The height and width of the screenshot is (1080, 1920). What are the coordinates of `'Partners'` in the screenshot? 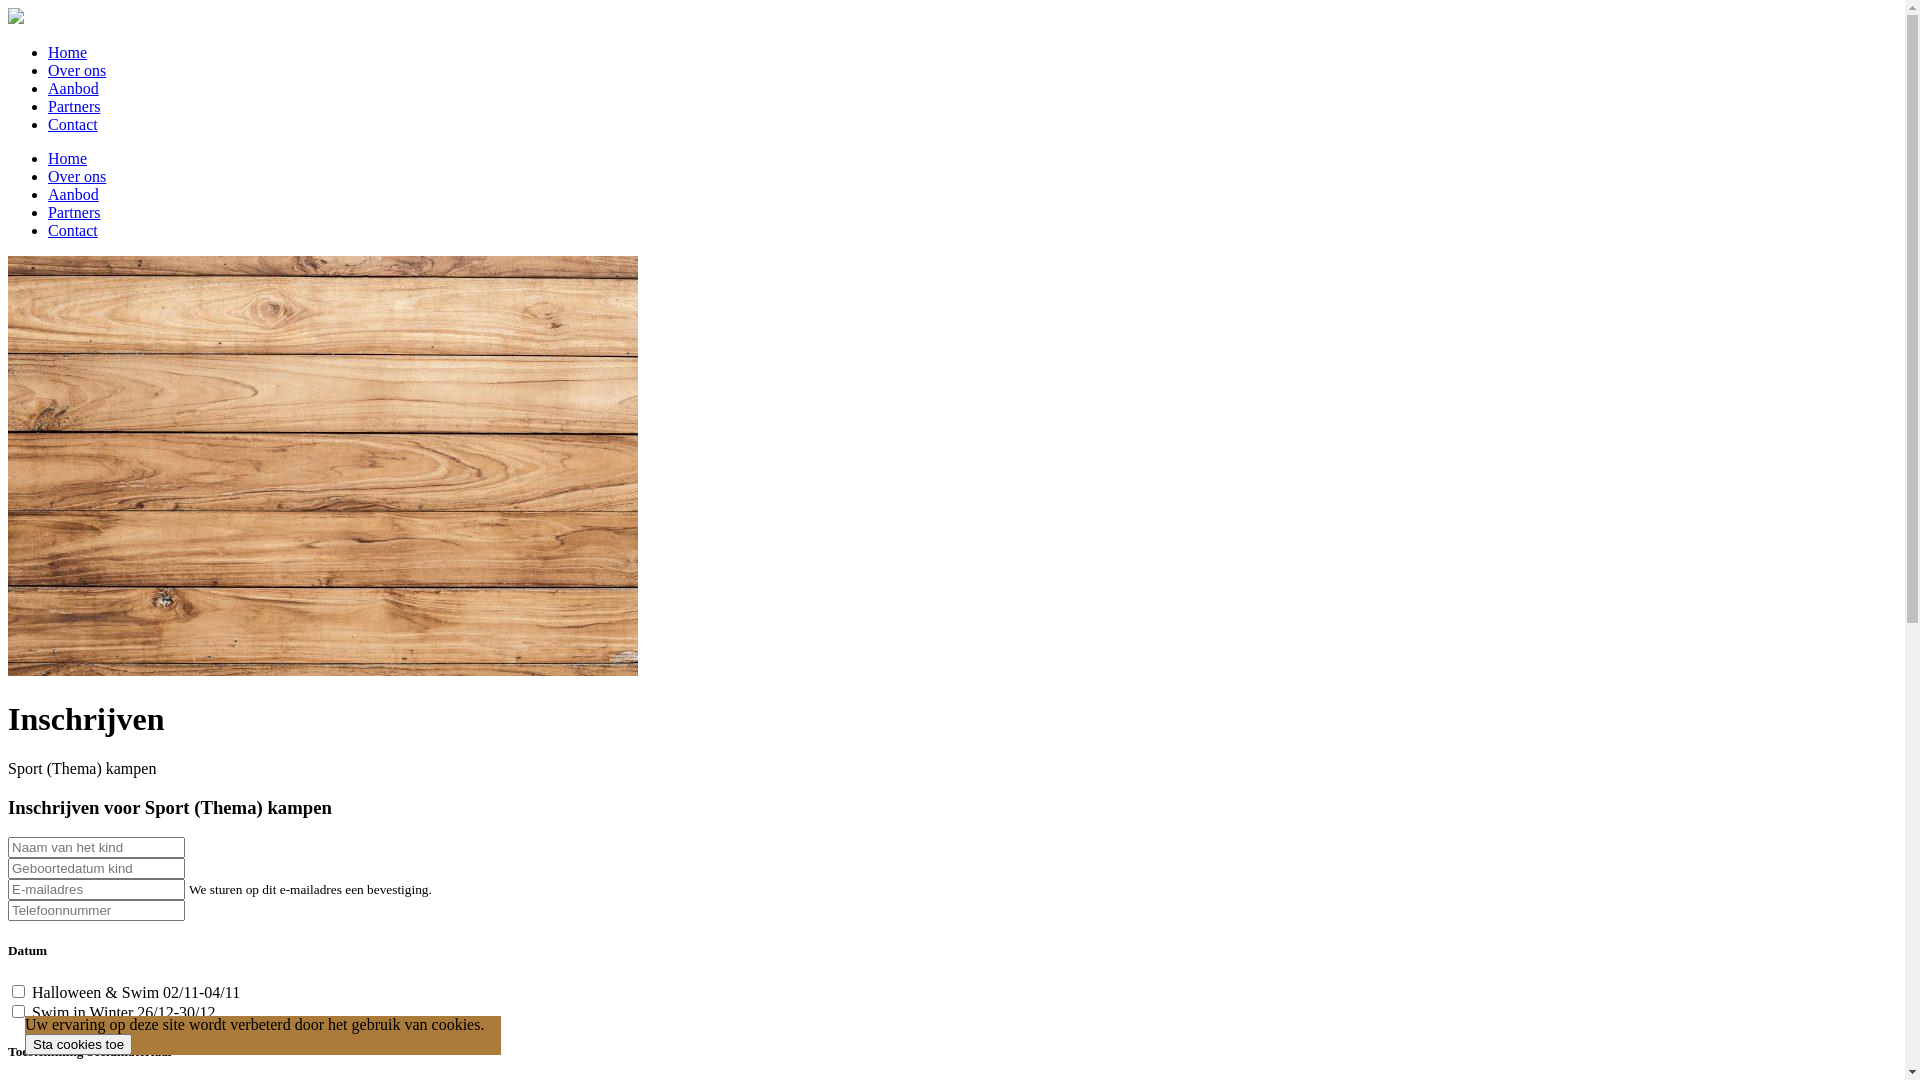 It's located at (73, 106).